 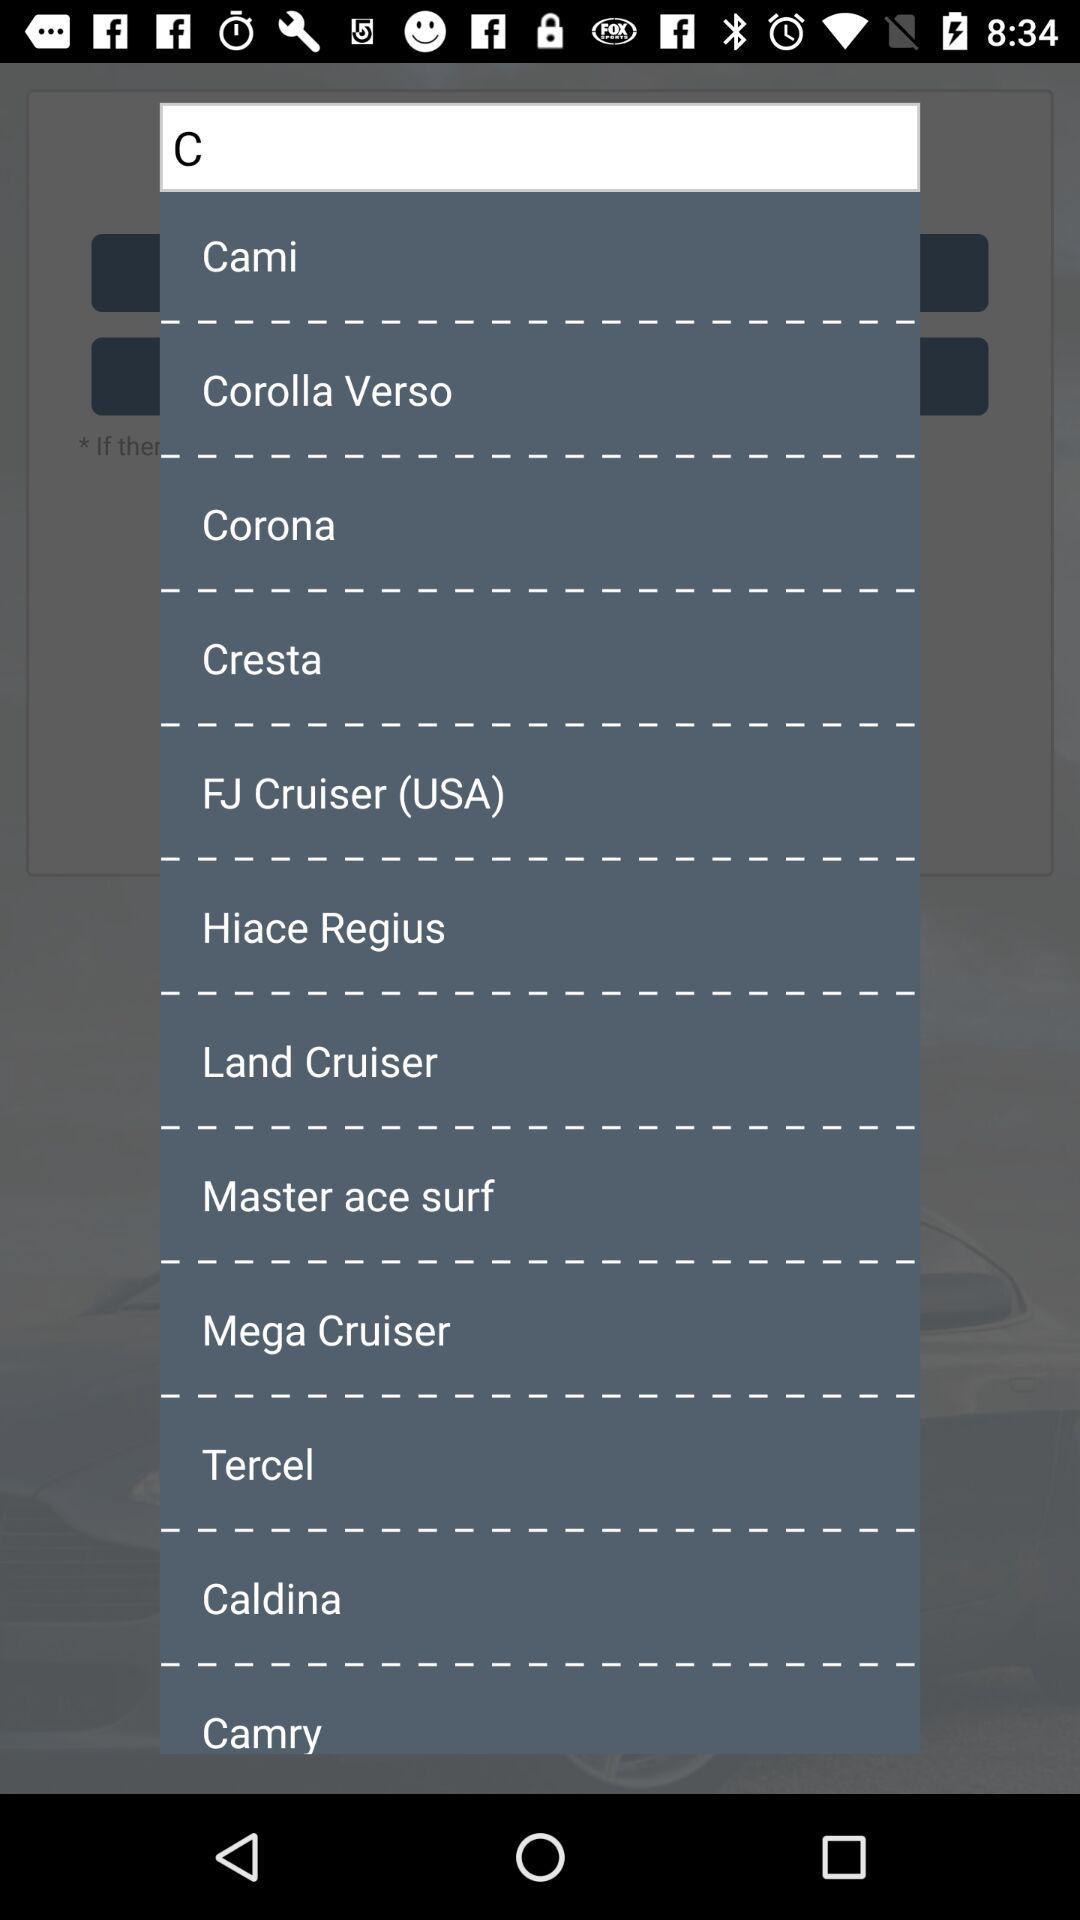 I want to click on mega cruiser icon, so click(x=540, y=1329).